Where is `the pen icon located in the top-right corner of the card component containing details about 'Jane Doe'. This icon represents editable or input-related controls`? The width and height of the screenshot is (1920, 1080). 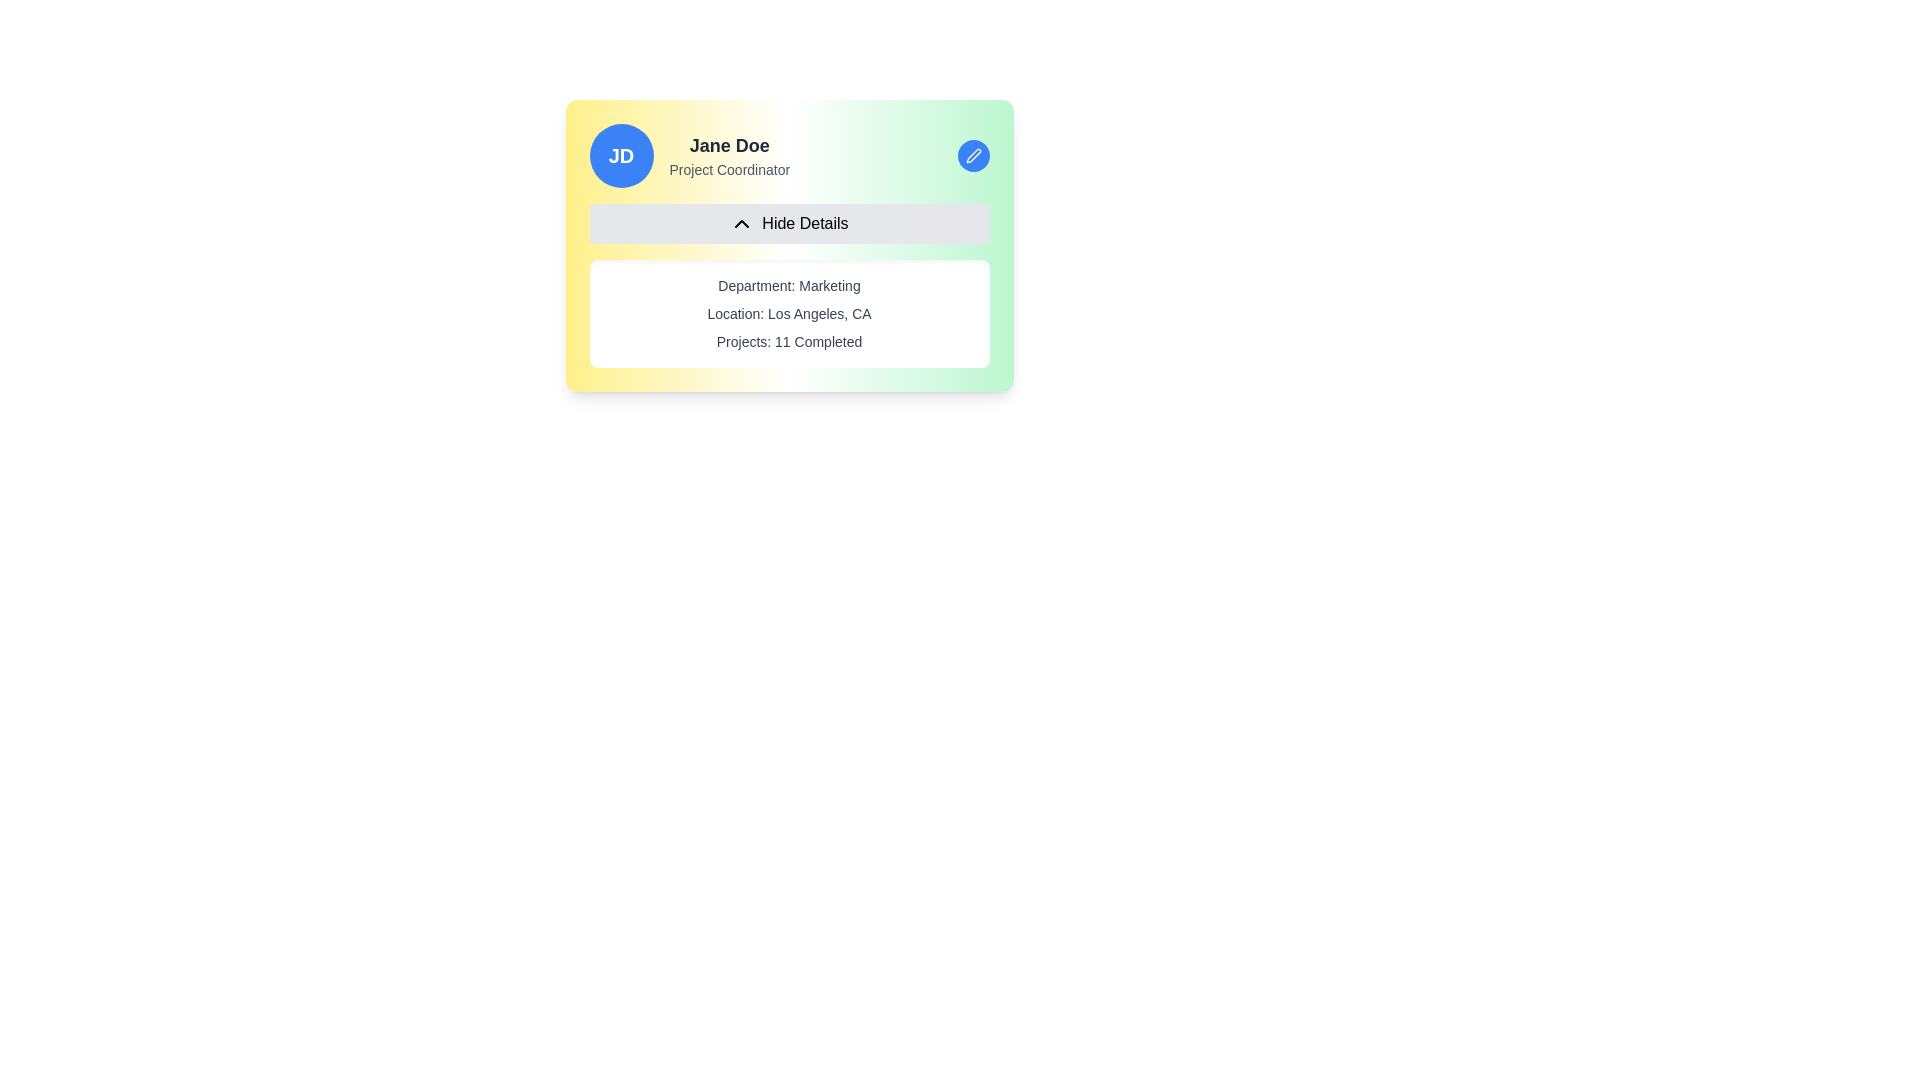 the pen icon located in the top-right corner of the card component containing details about 'Jane Doe'. This icon represents editable or input-related controls is located at coordinates (973, 154).